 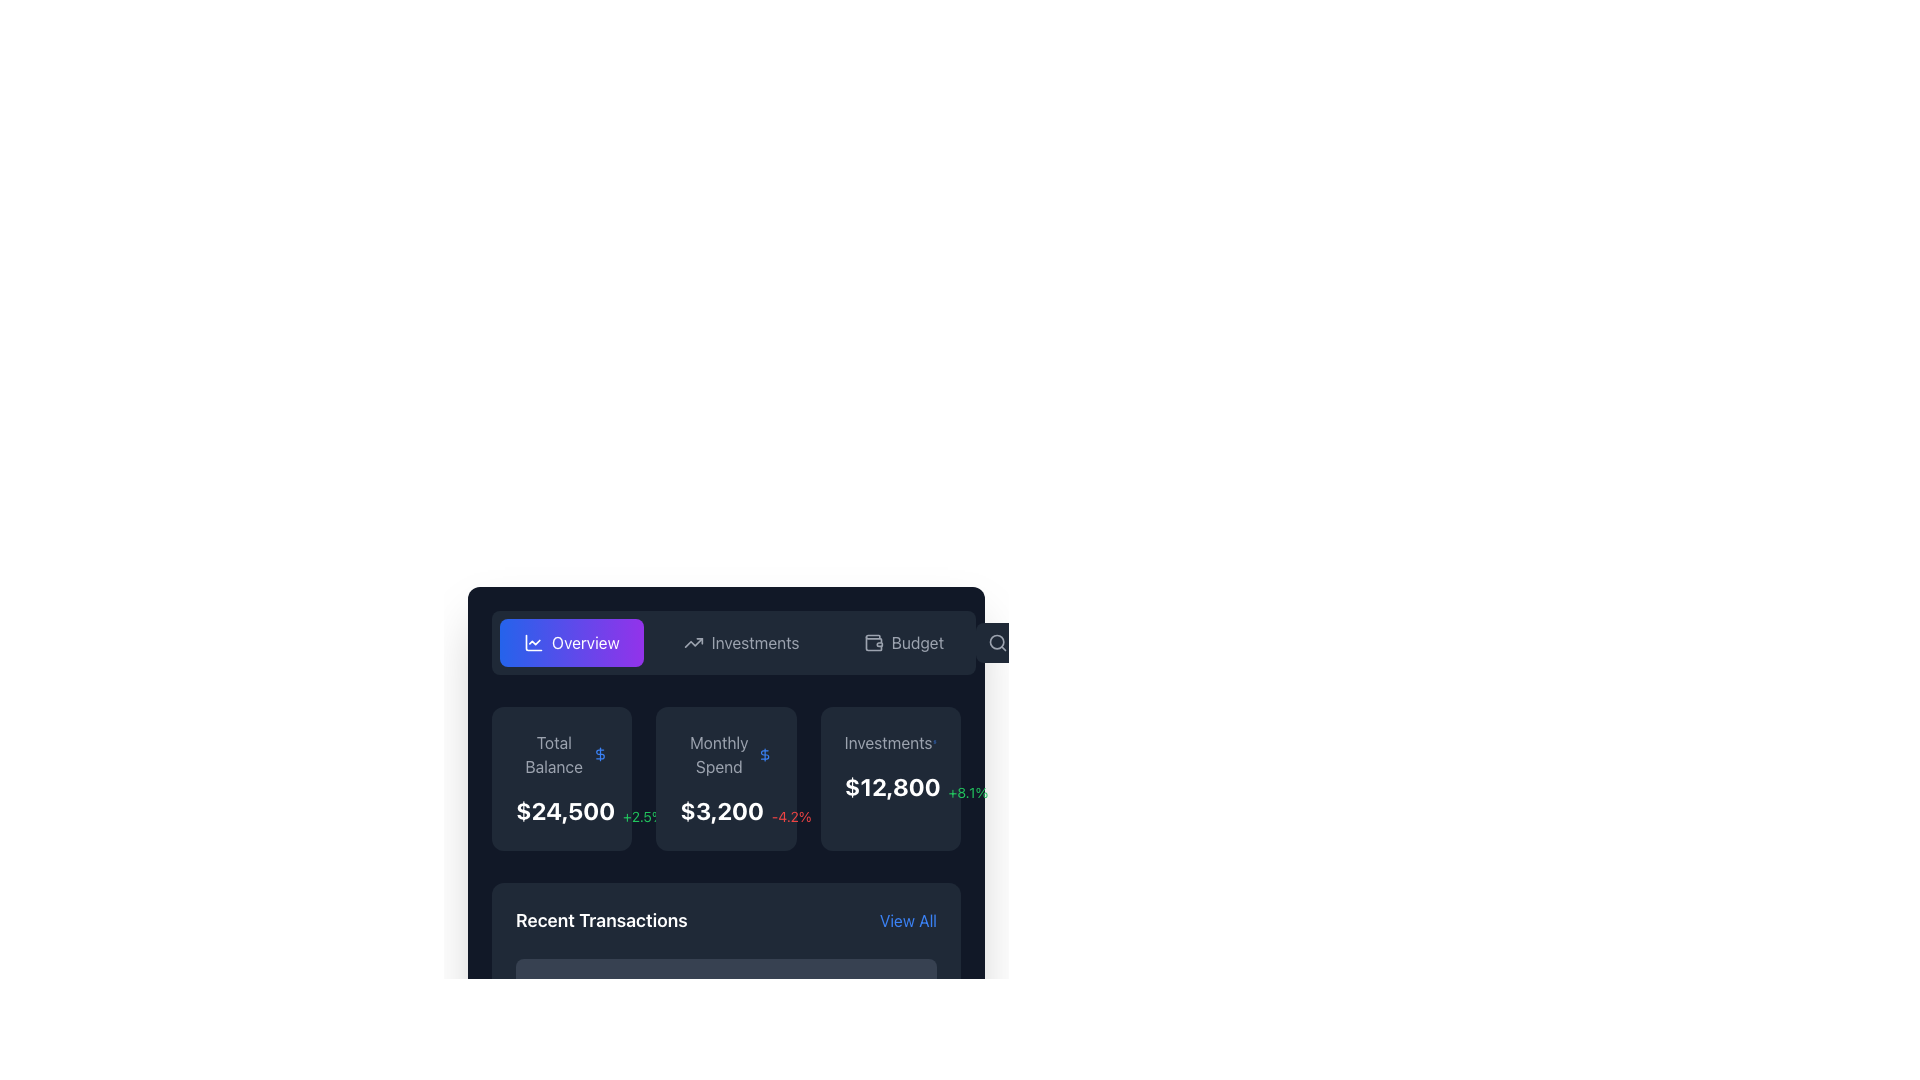 I want to click on the rounded button with a gradient background and a white chart icon labeled 'Overview', so click(x=570, y=643).